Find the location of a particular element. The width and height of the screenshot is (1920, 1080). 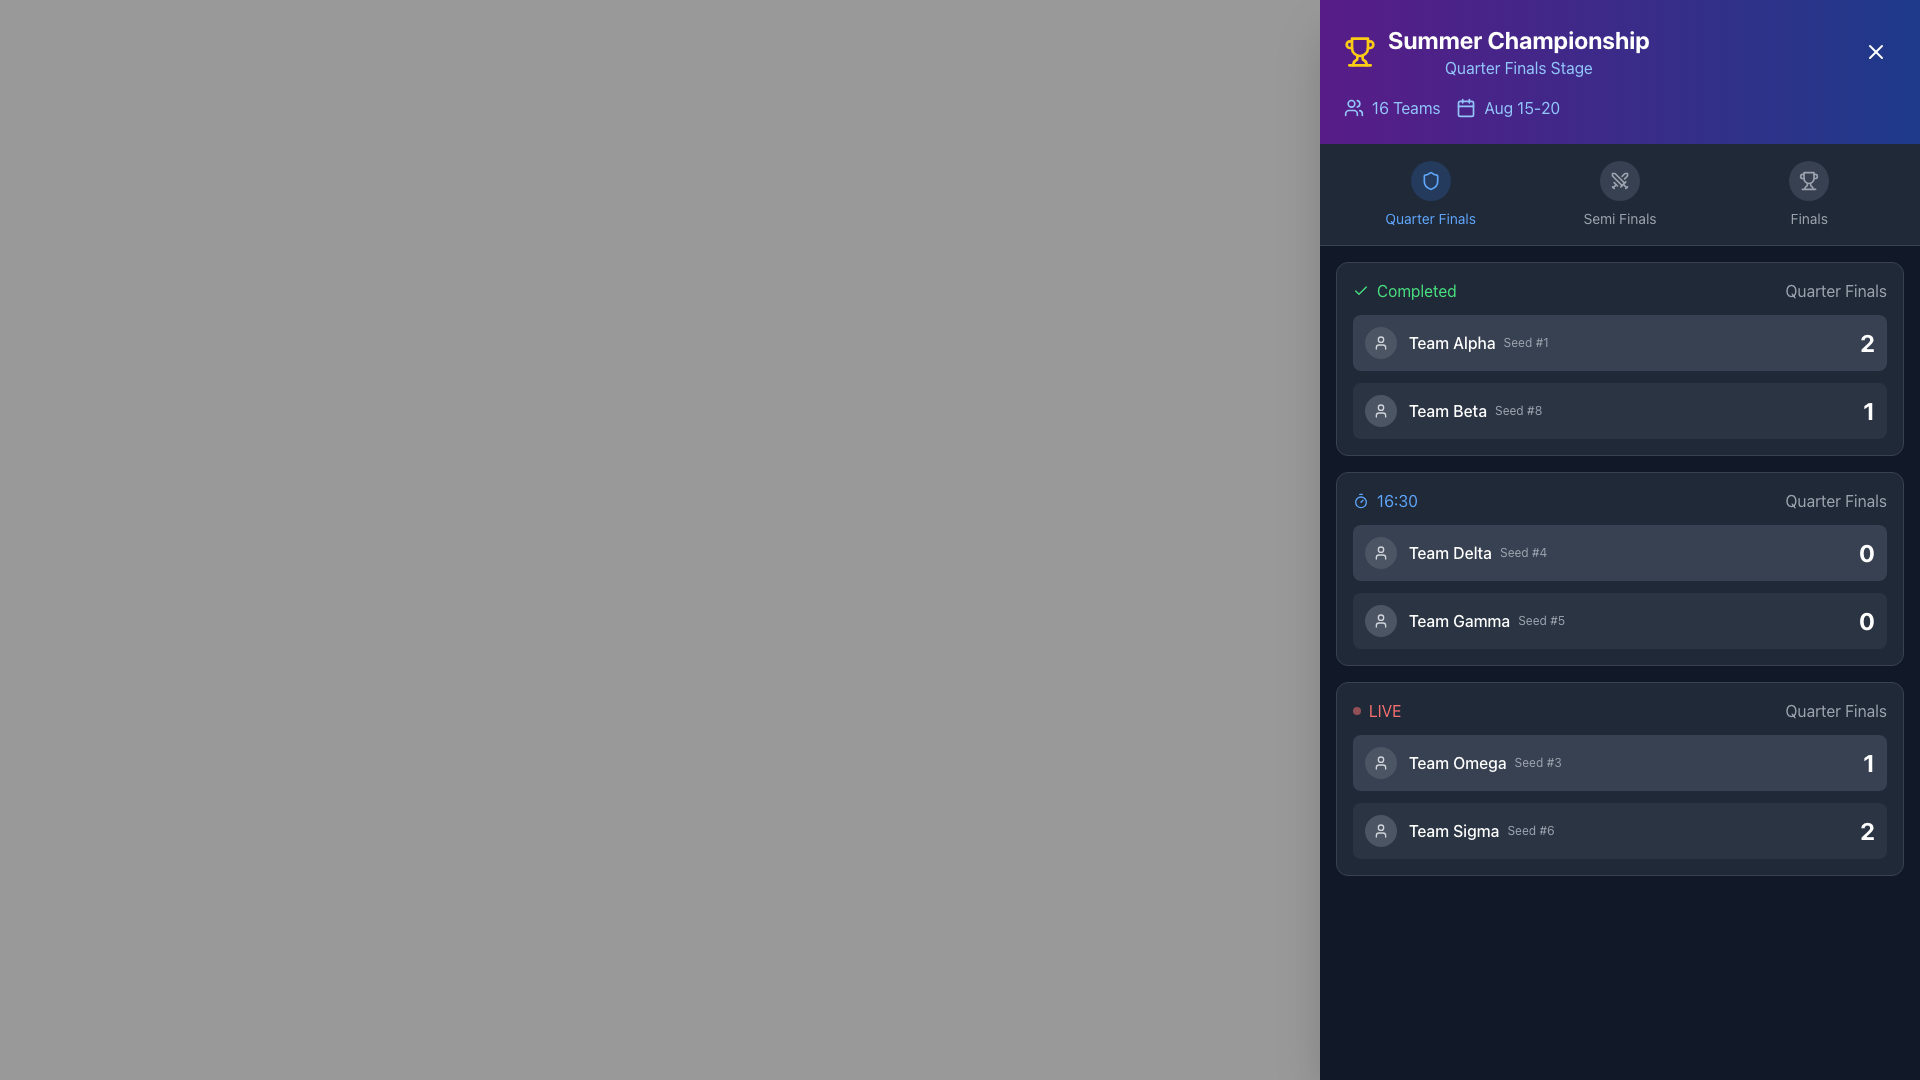

the circular profile icon with a gray background and white user silhouette located to the left of the 'Team Beta' text is located at coordinates (1380, 410).